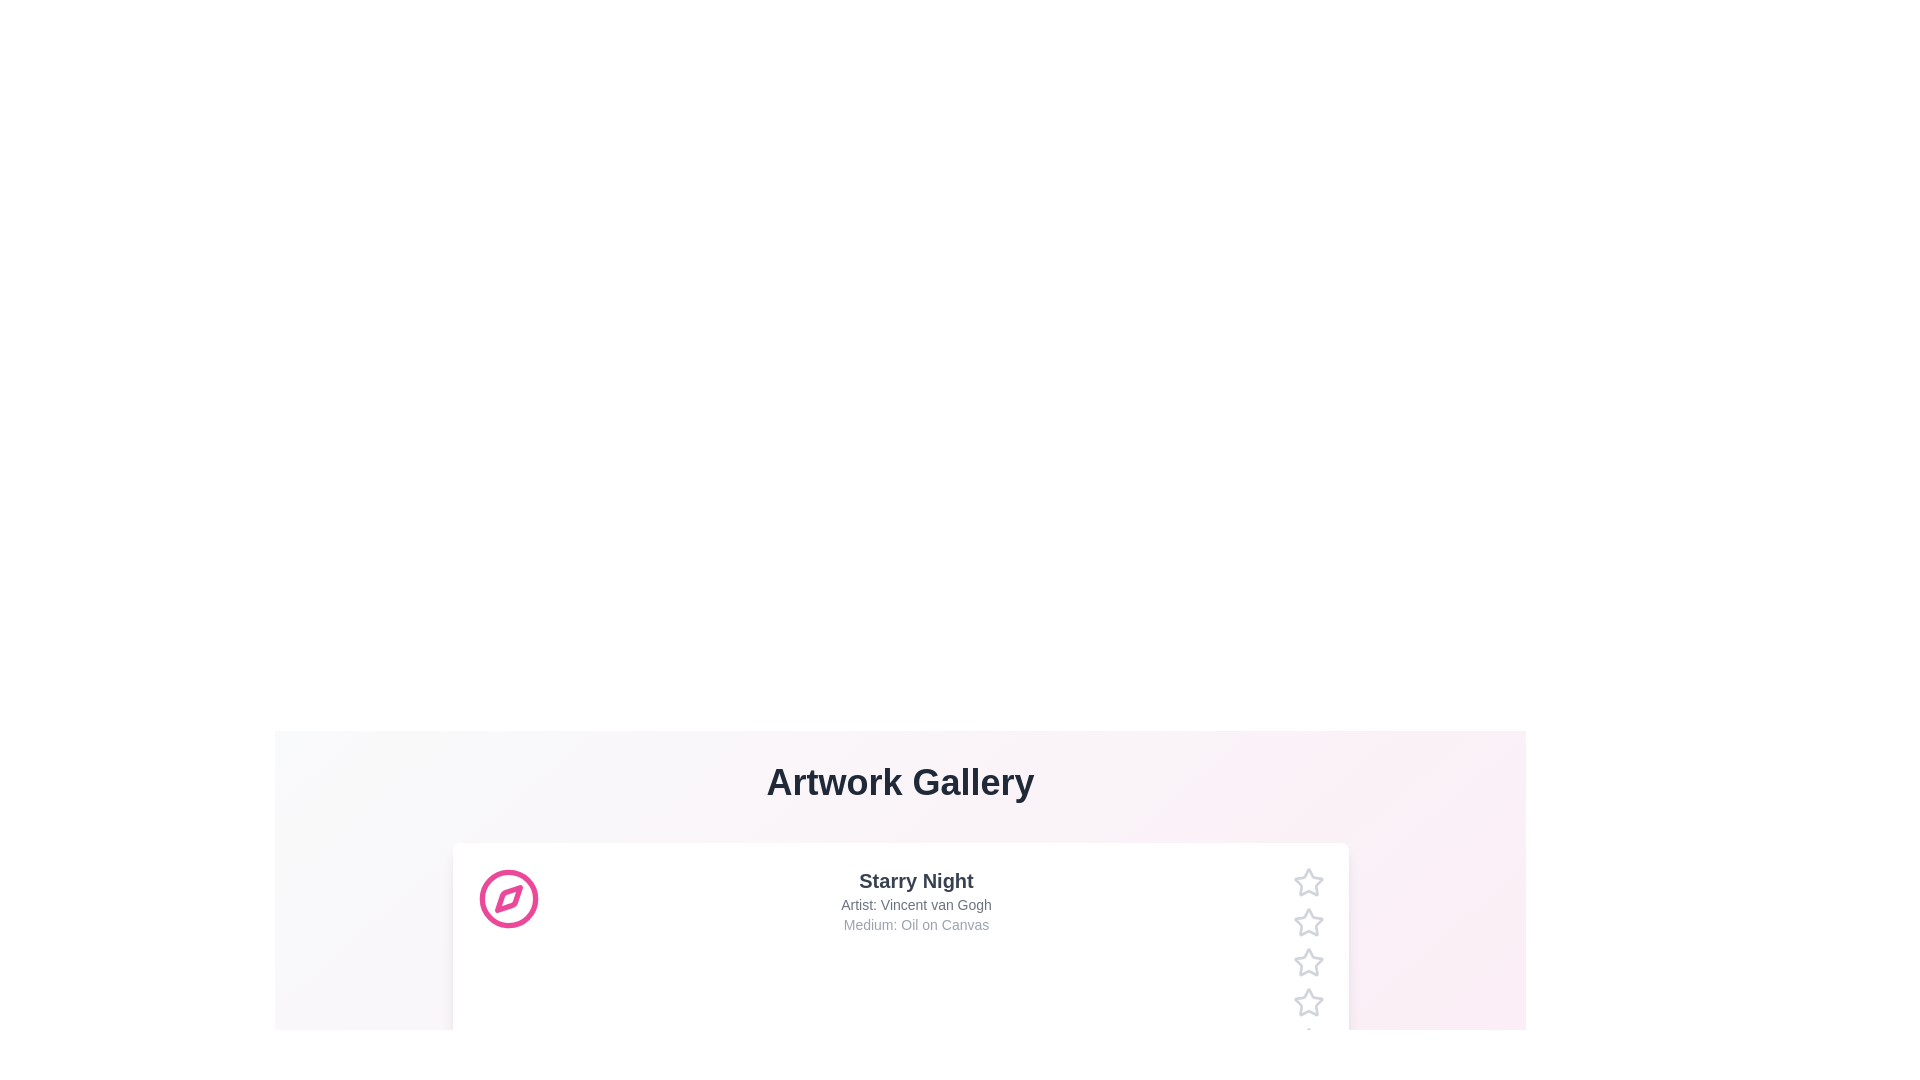  Describe the element at coordinates (1292, 882) in the screenshot. I see `the rating for the artwork 'Starry Night' to 1 stars` at that location.